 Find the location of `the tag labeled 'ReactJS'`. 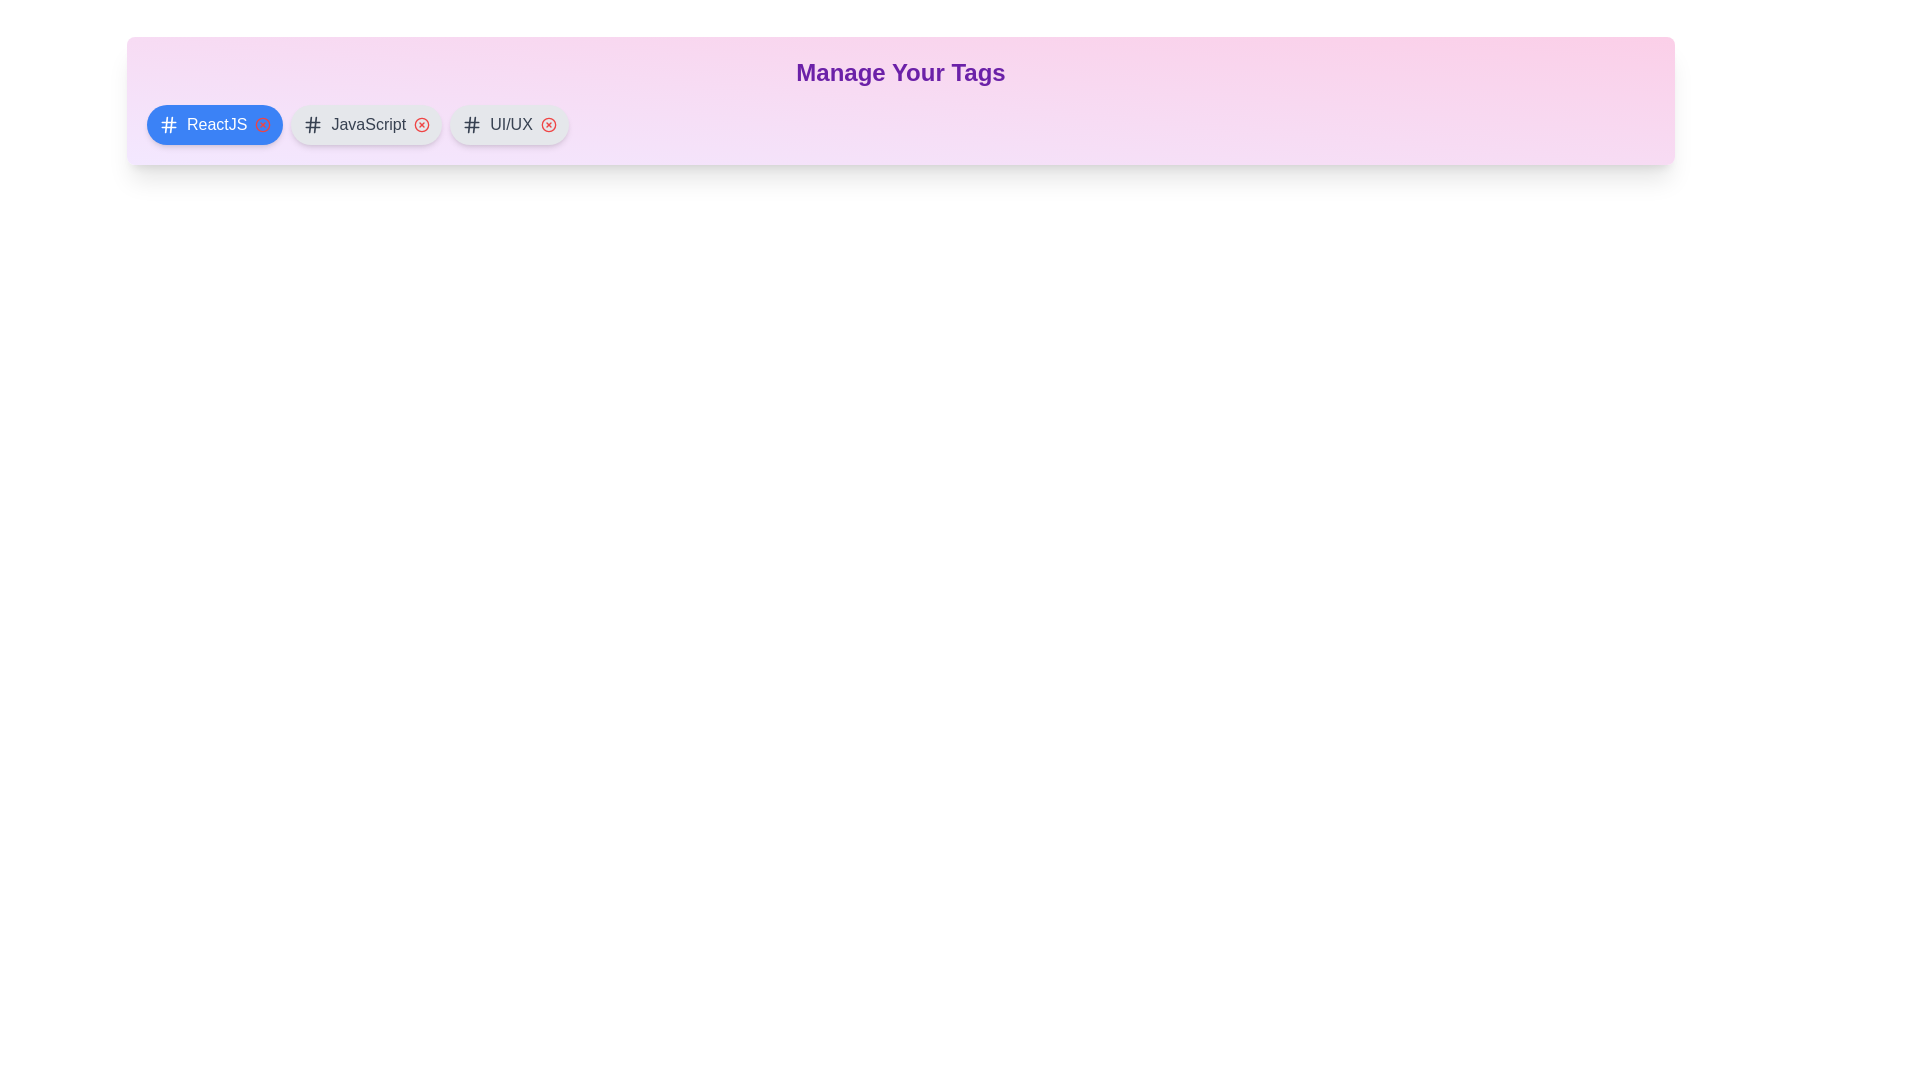

the tag labeled 'ReactJS' is located at coordinates (215, 124).